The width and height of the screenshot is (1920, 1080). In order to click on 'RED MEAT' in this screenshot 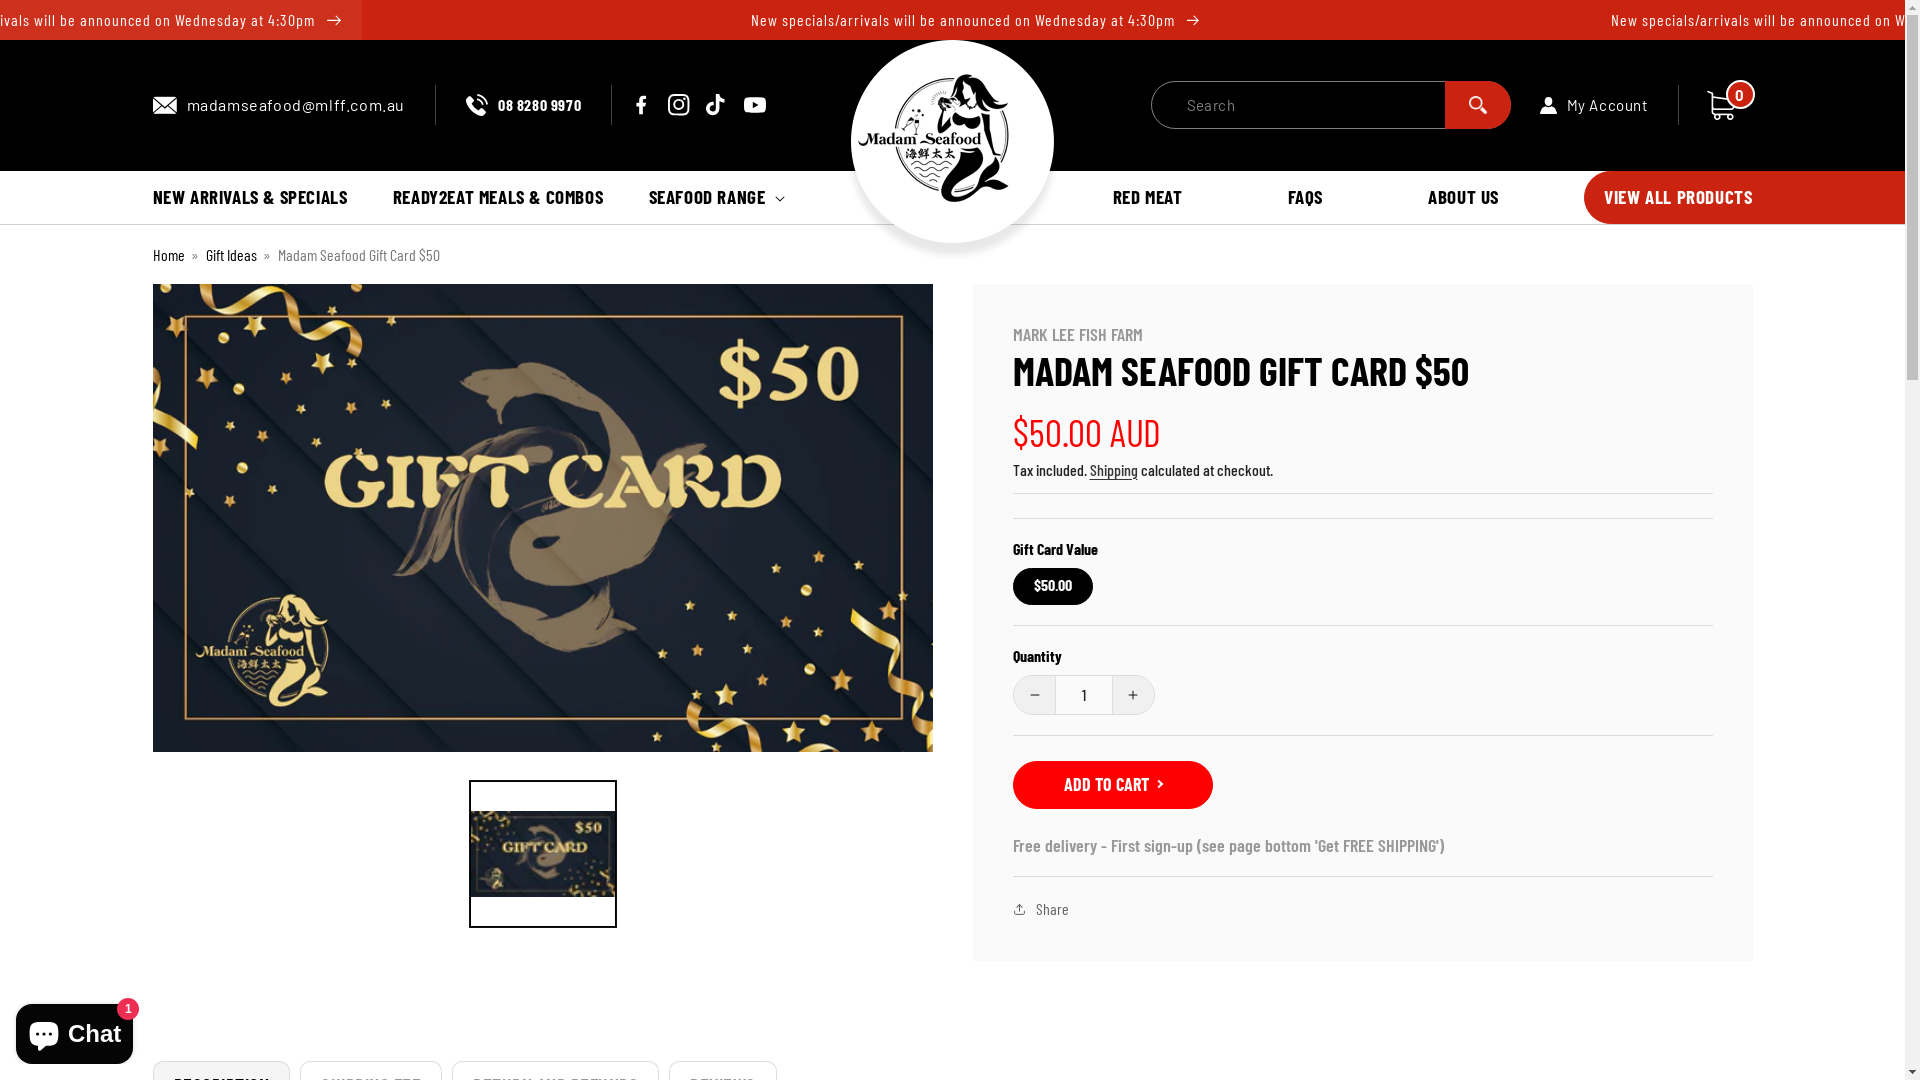, I will do `click(1147, 197)`.